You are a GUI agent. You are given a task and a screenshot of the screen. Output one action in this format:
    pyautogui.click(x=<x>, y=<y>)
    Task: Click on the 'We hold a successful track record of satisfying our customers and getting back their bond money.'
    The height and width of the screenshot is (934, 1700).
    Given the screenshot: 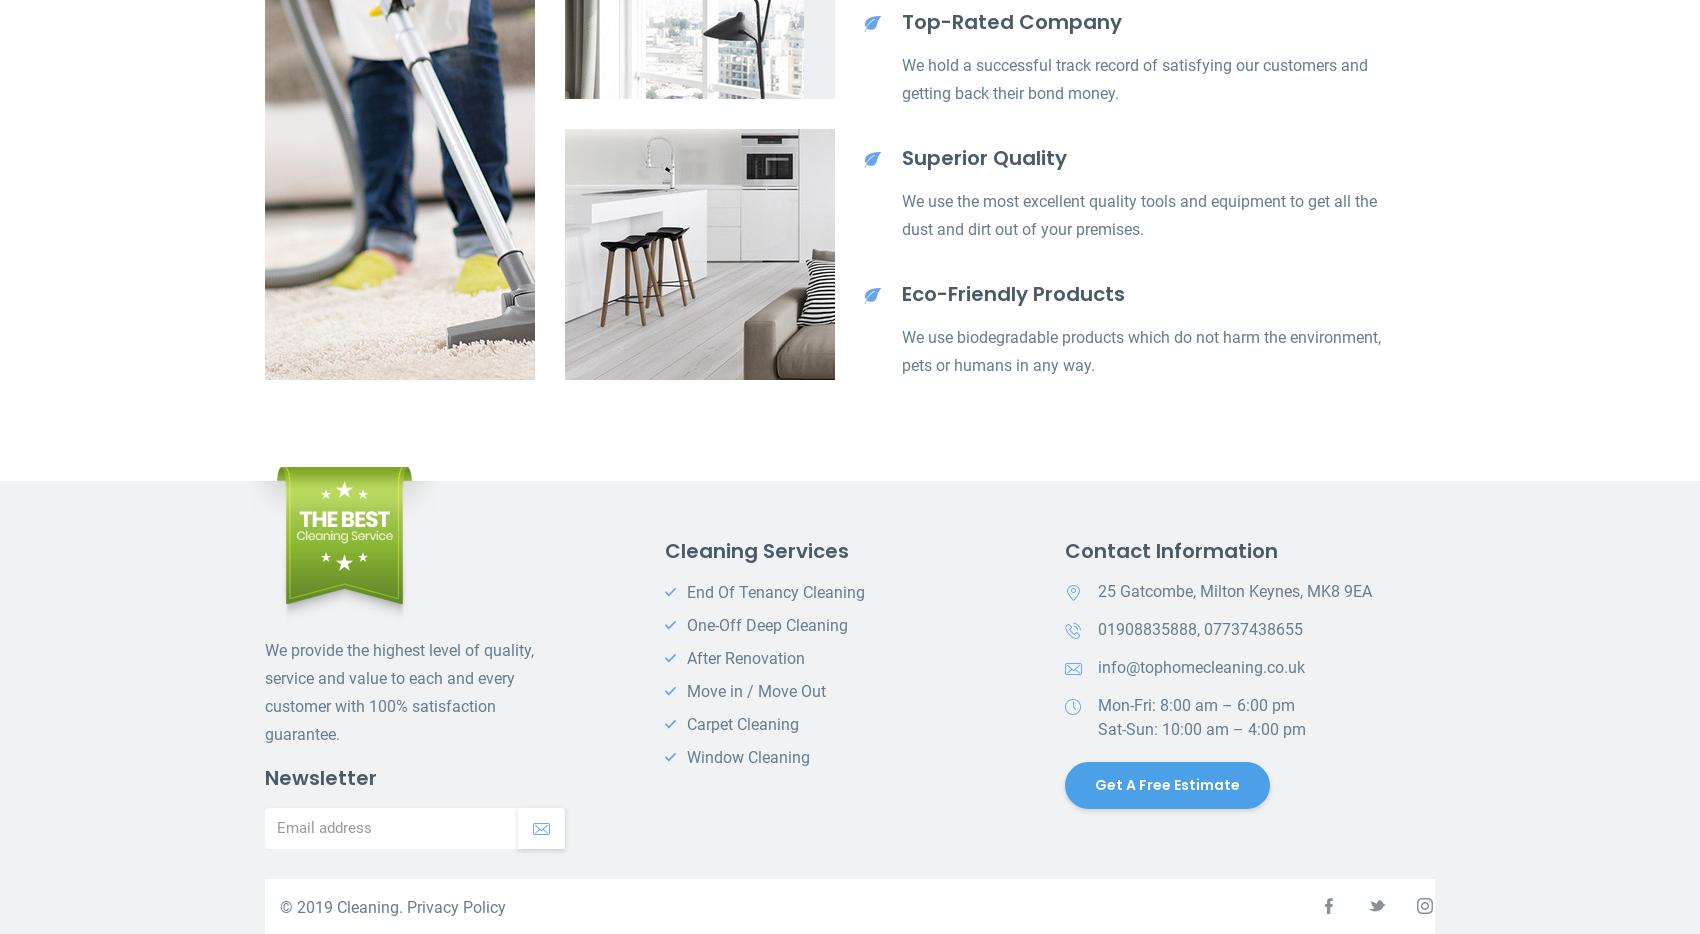 What is the action you would take?
    pyautogui.click(x=1134, y=79)
    